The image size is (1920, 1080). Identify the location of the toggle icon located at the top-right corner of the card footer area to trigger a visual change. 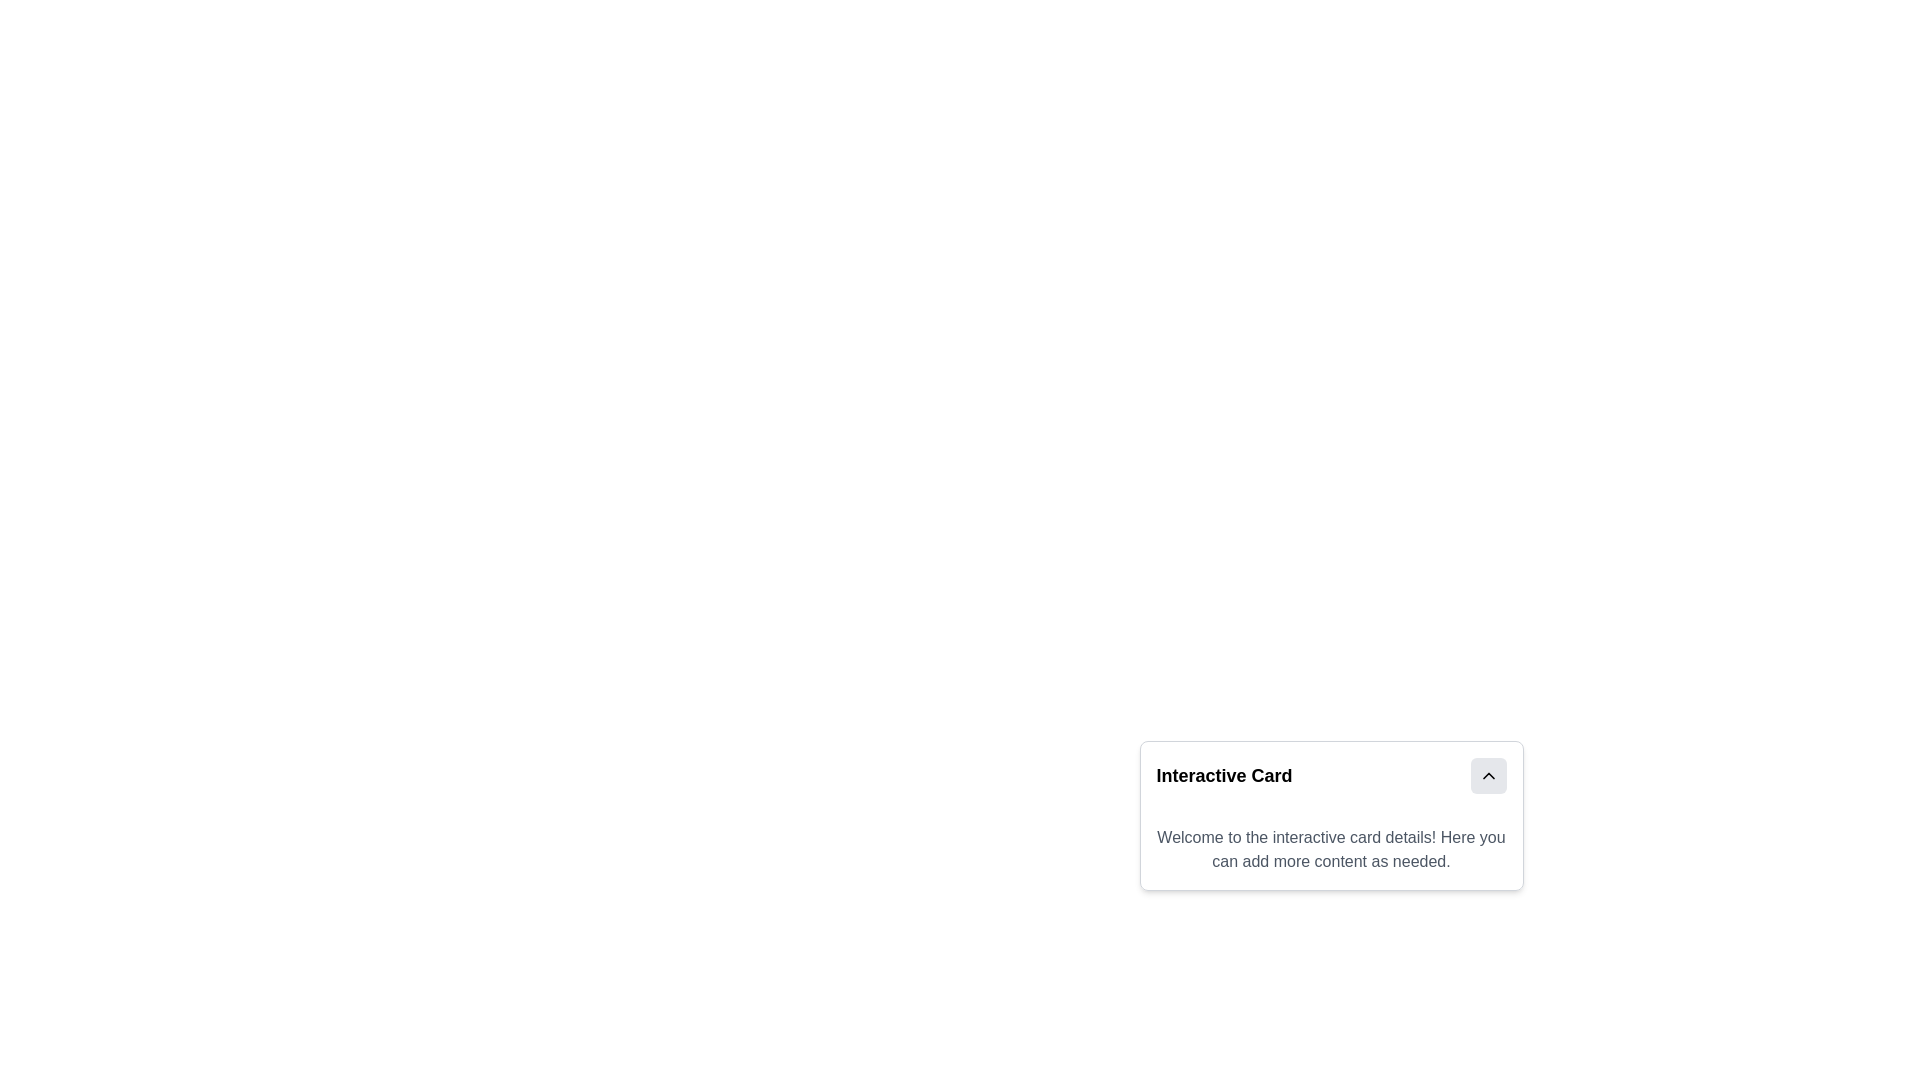
(1488, 774).